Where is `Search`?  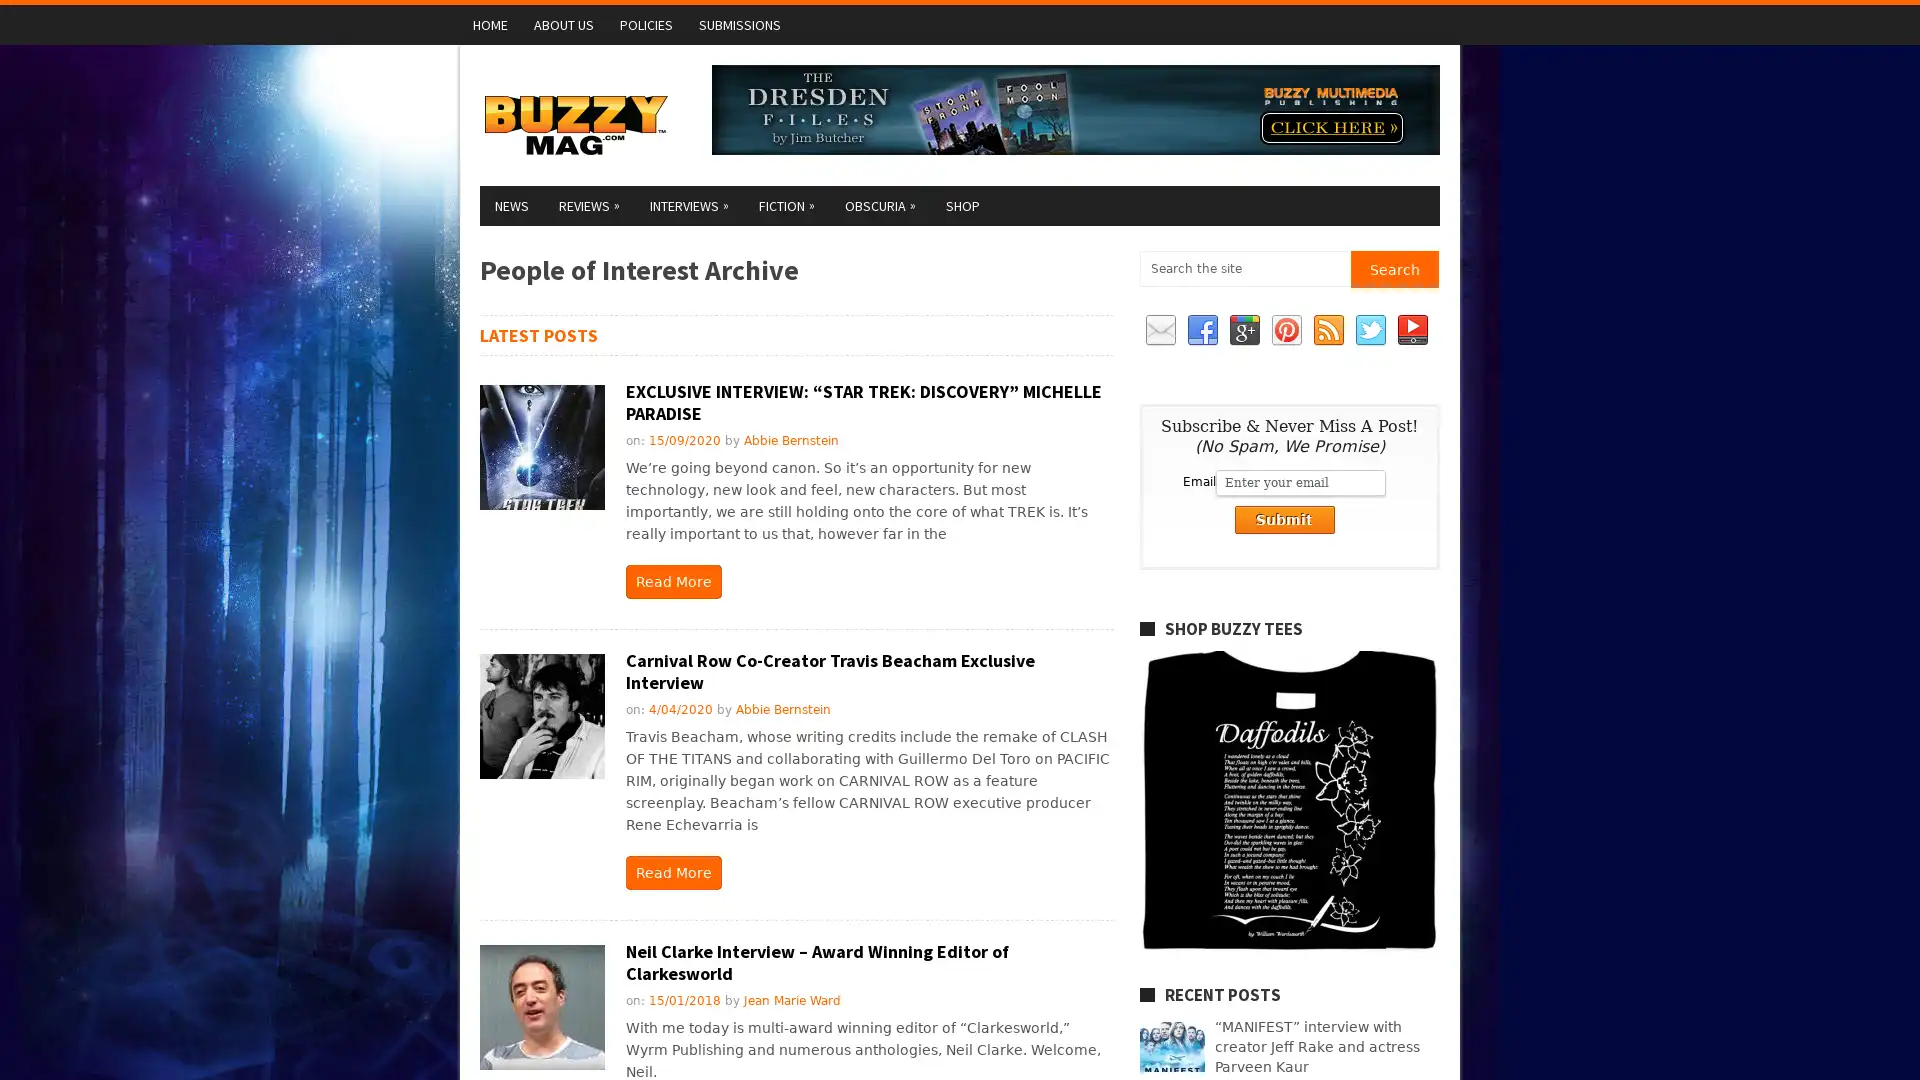 Search is located at coordinates (1393, 268).